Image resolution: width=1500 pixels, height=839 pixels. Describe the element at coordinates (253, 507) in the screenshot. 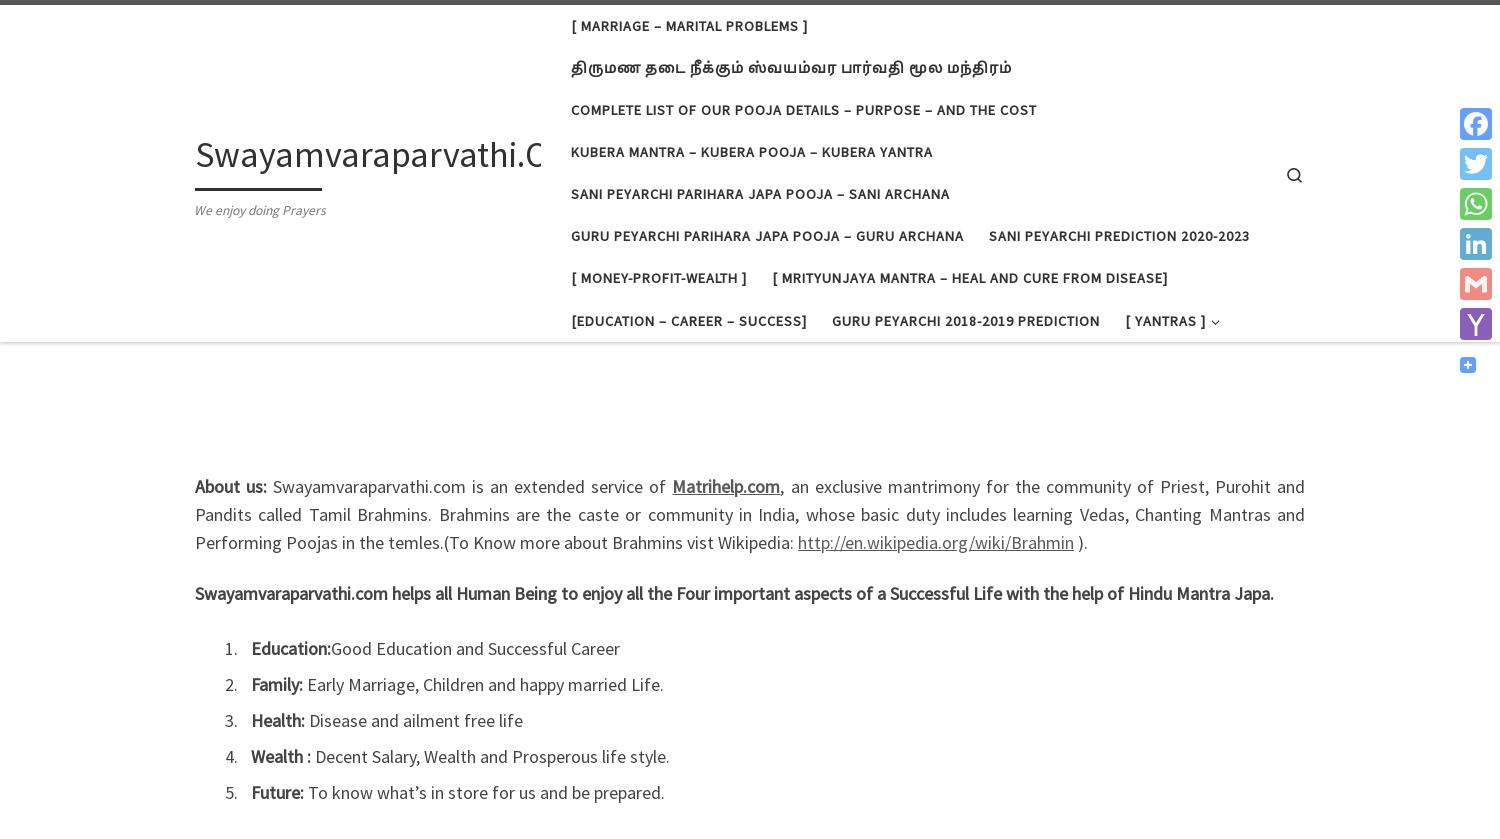

I see `'Search'` at that location.